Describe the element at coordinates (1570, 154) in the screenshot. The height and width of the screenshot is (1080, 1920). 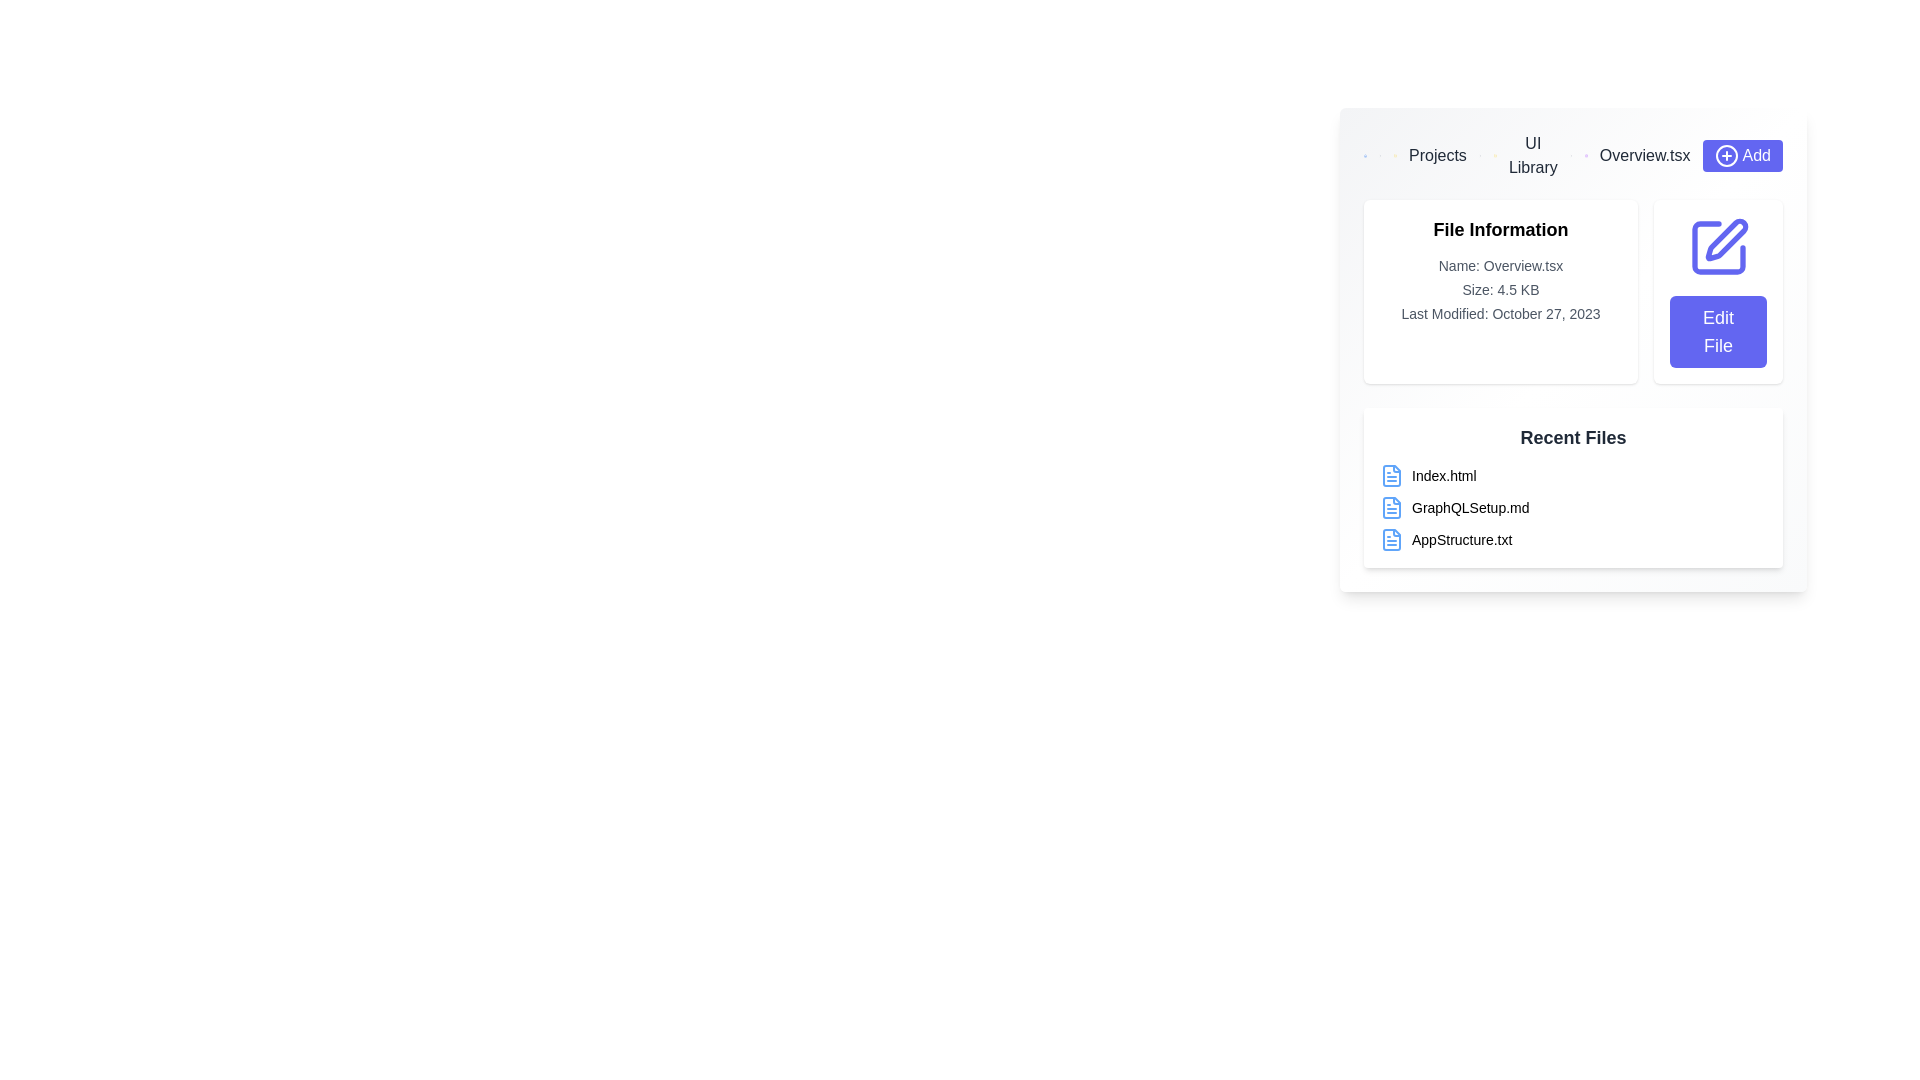
I see `the navigation structure by focusing on the fifth right-pointing chevron icon in the breadcrumb navigation bar, located between 'UI Library' and 'Overview.tsx'` at that location.